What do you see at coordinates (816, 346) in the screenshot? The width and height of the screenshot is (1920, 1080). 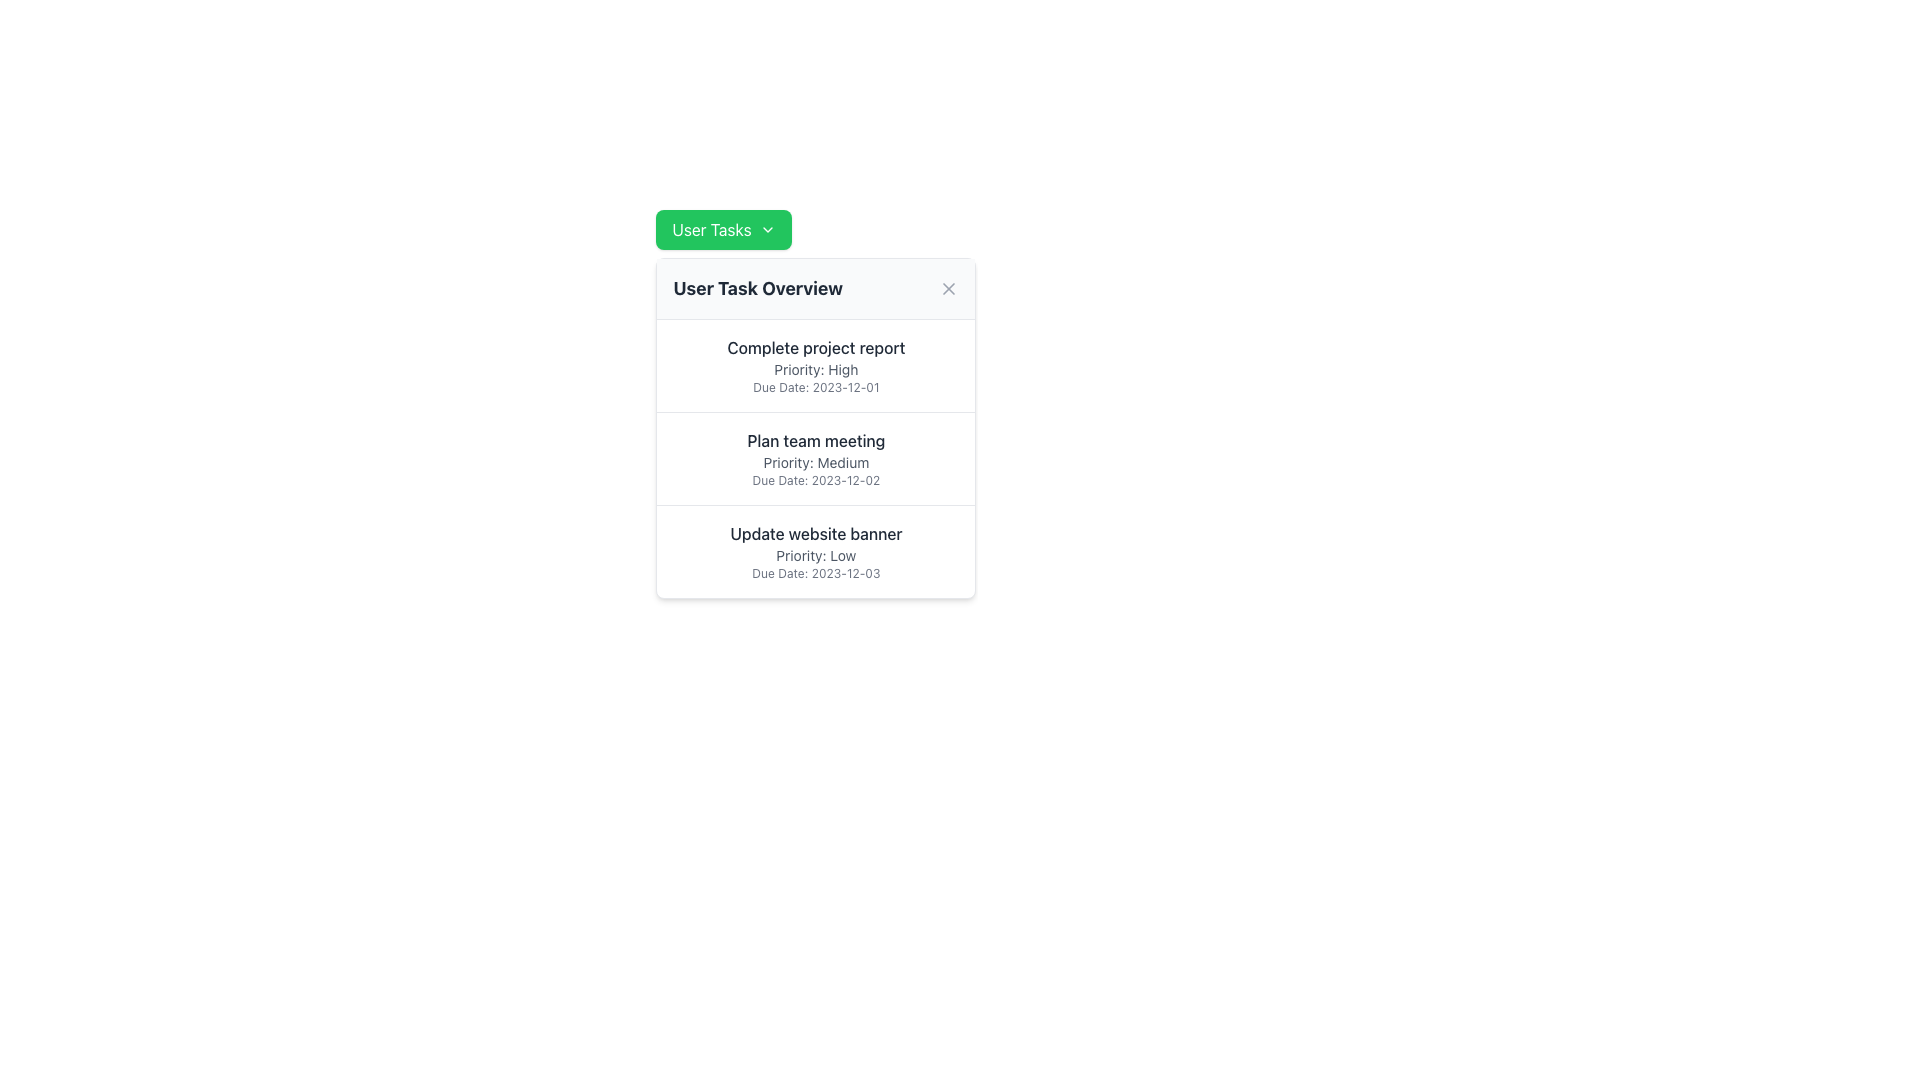 I see `text content of the Text Display that shows 'Complete project report', located at the top of the task overview panel` at bounding box center [816, 346].